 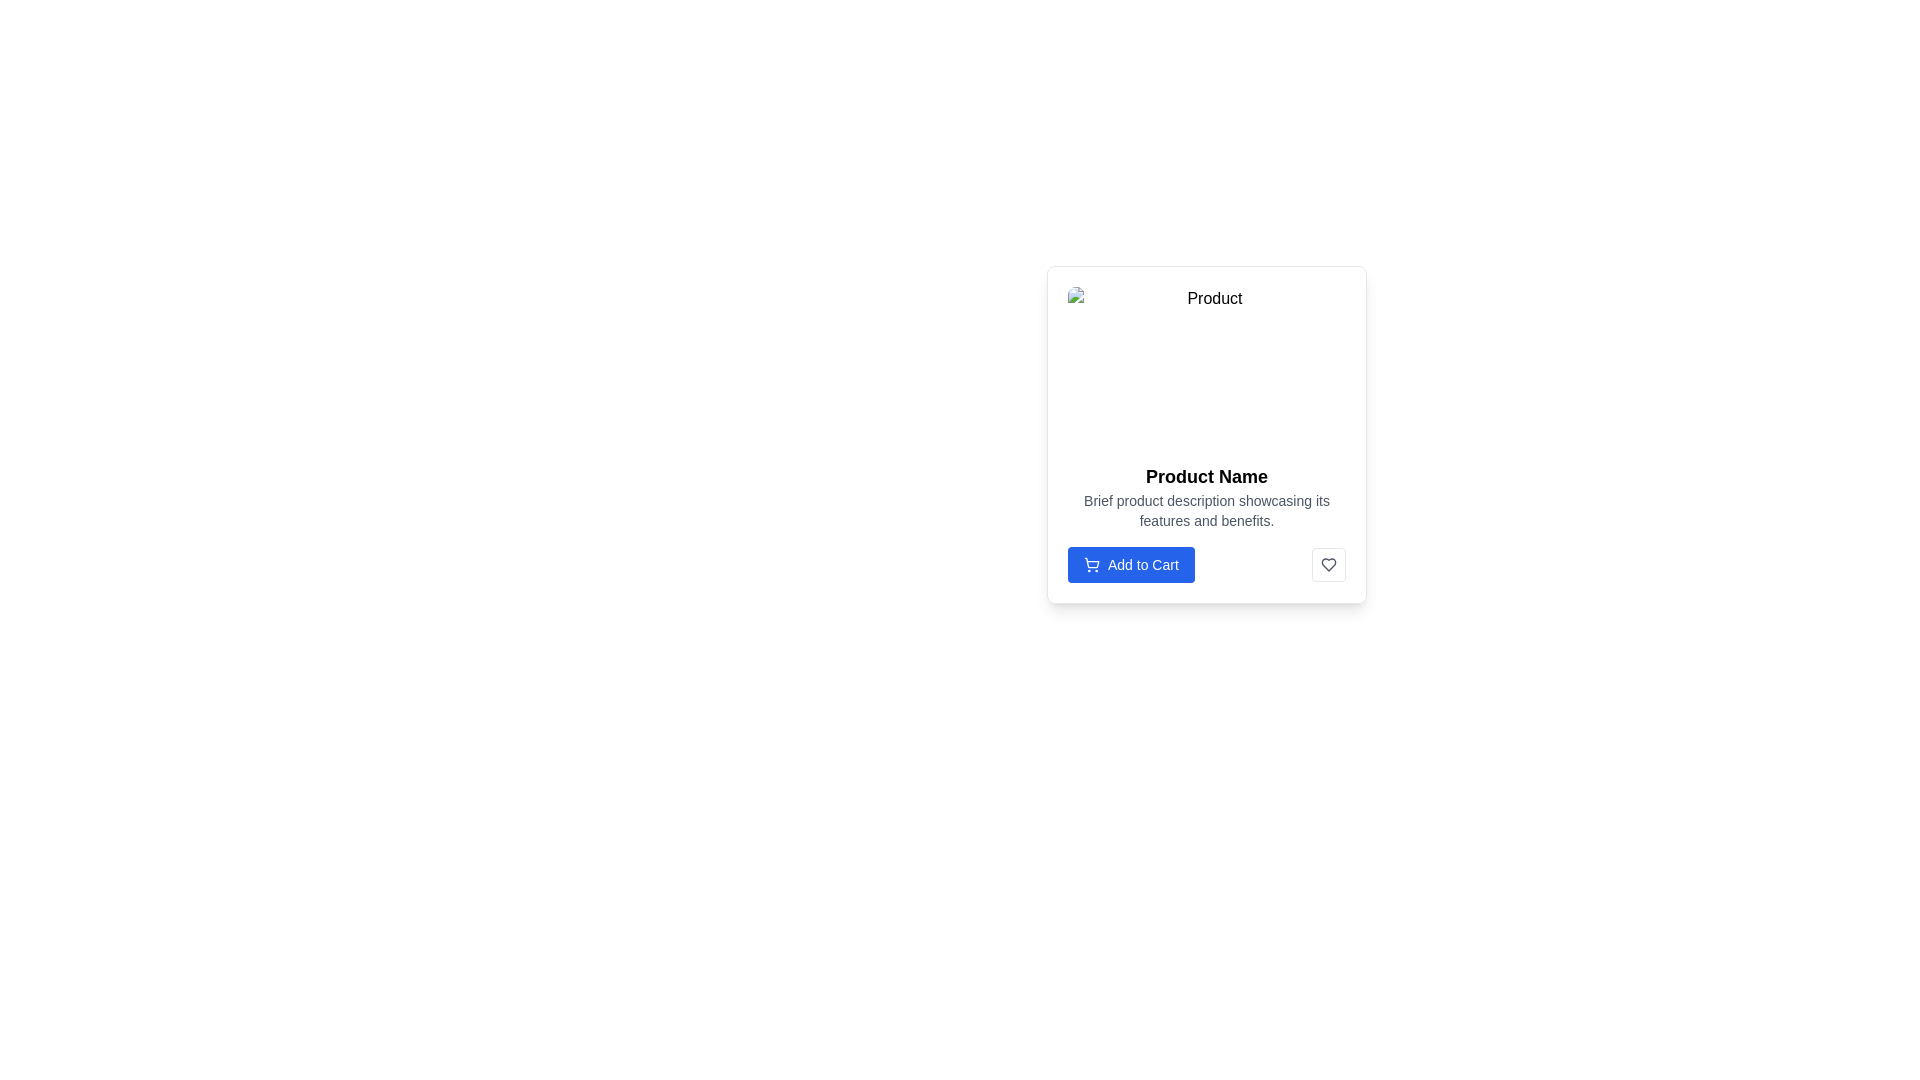 I want to click on the heart-shaped 'like' icon outlined in gray, located at the bottom-right corner of the product card, so click(x=1329, y=564).